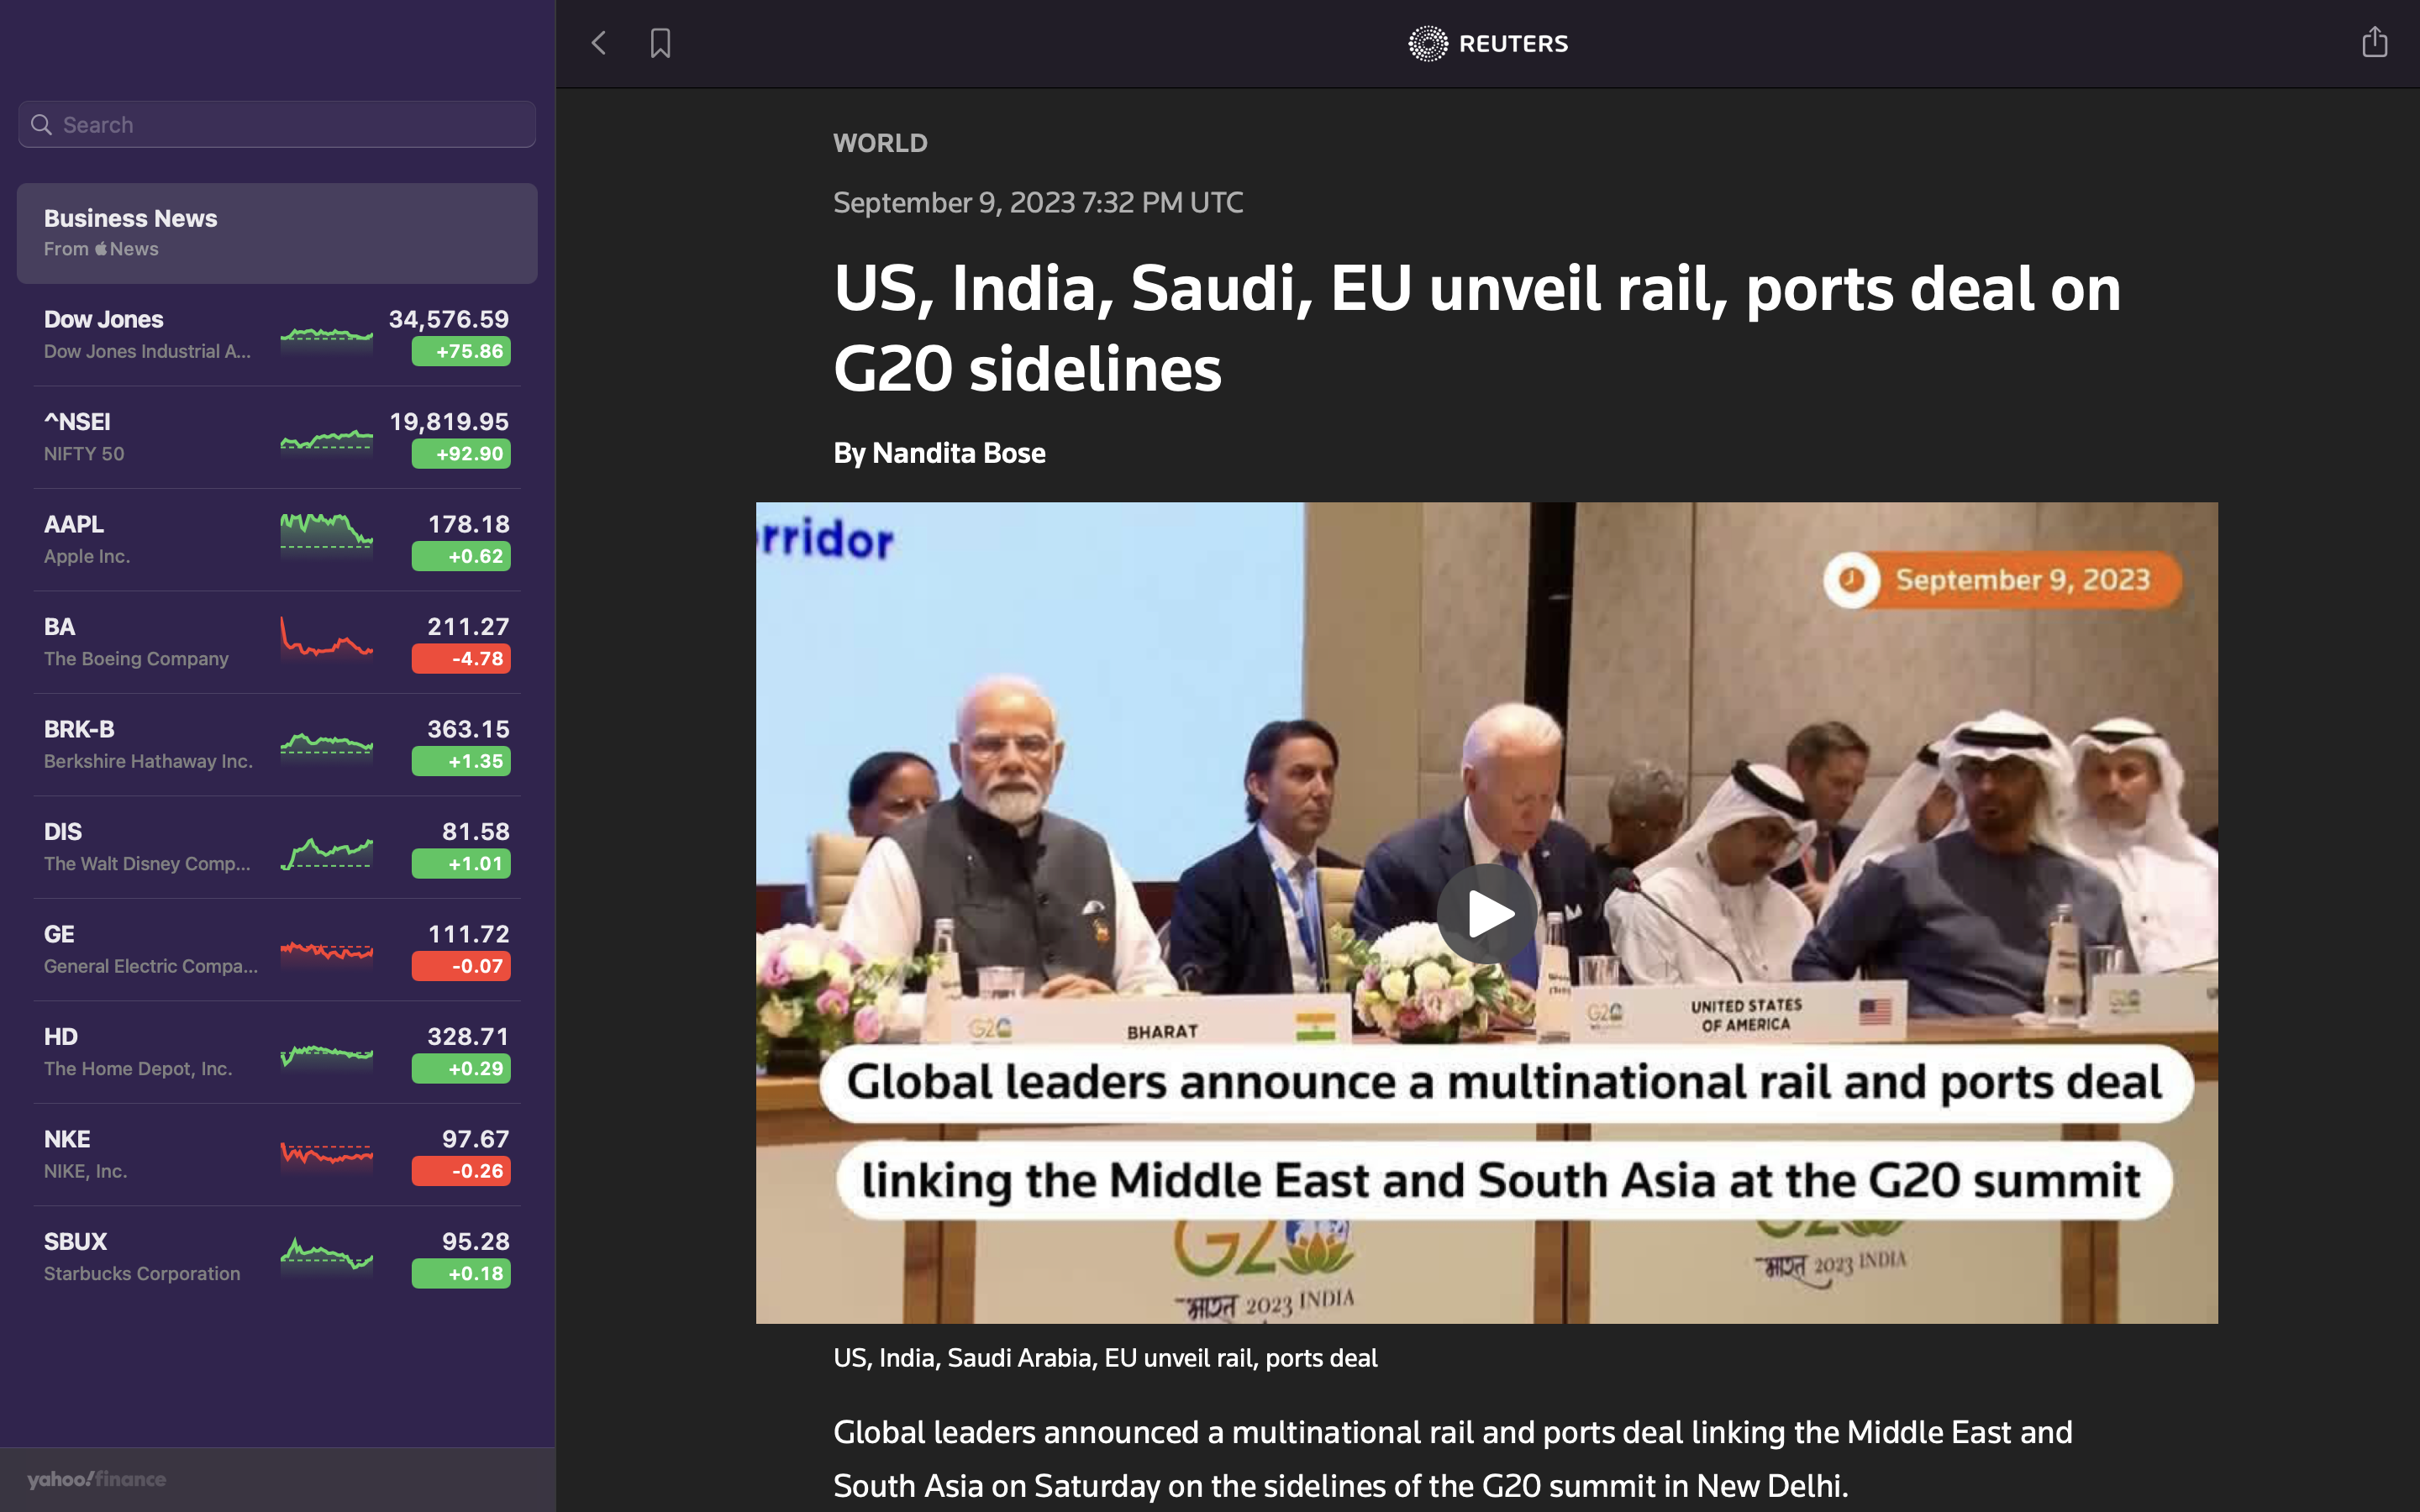 The image size is (2420, 1512). Describe the element at coordinates (278, 127) in the screenshot. I see `Look up for the latest news related to General Electric` at that location.